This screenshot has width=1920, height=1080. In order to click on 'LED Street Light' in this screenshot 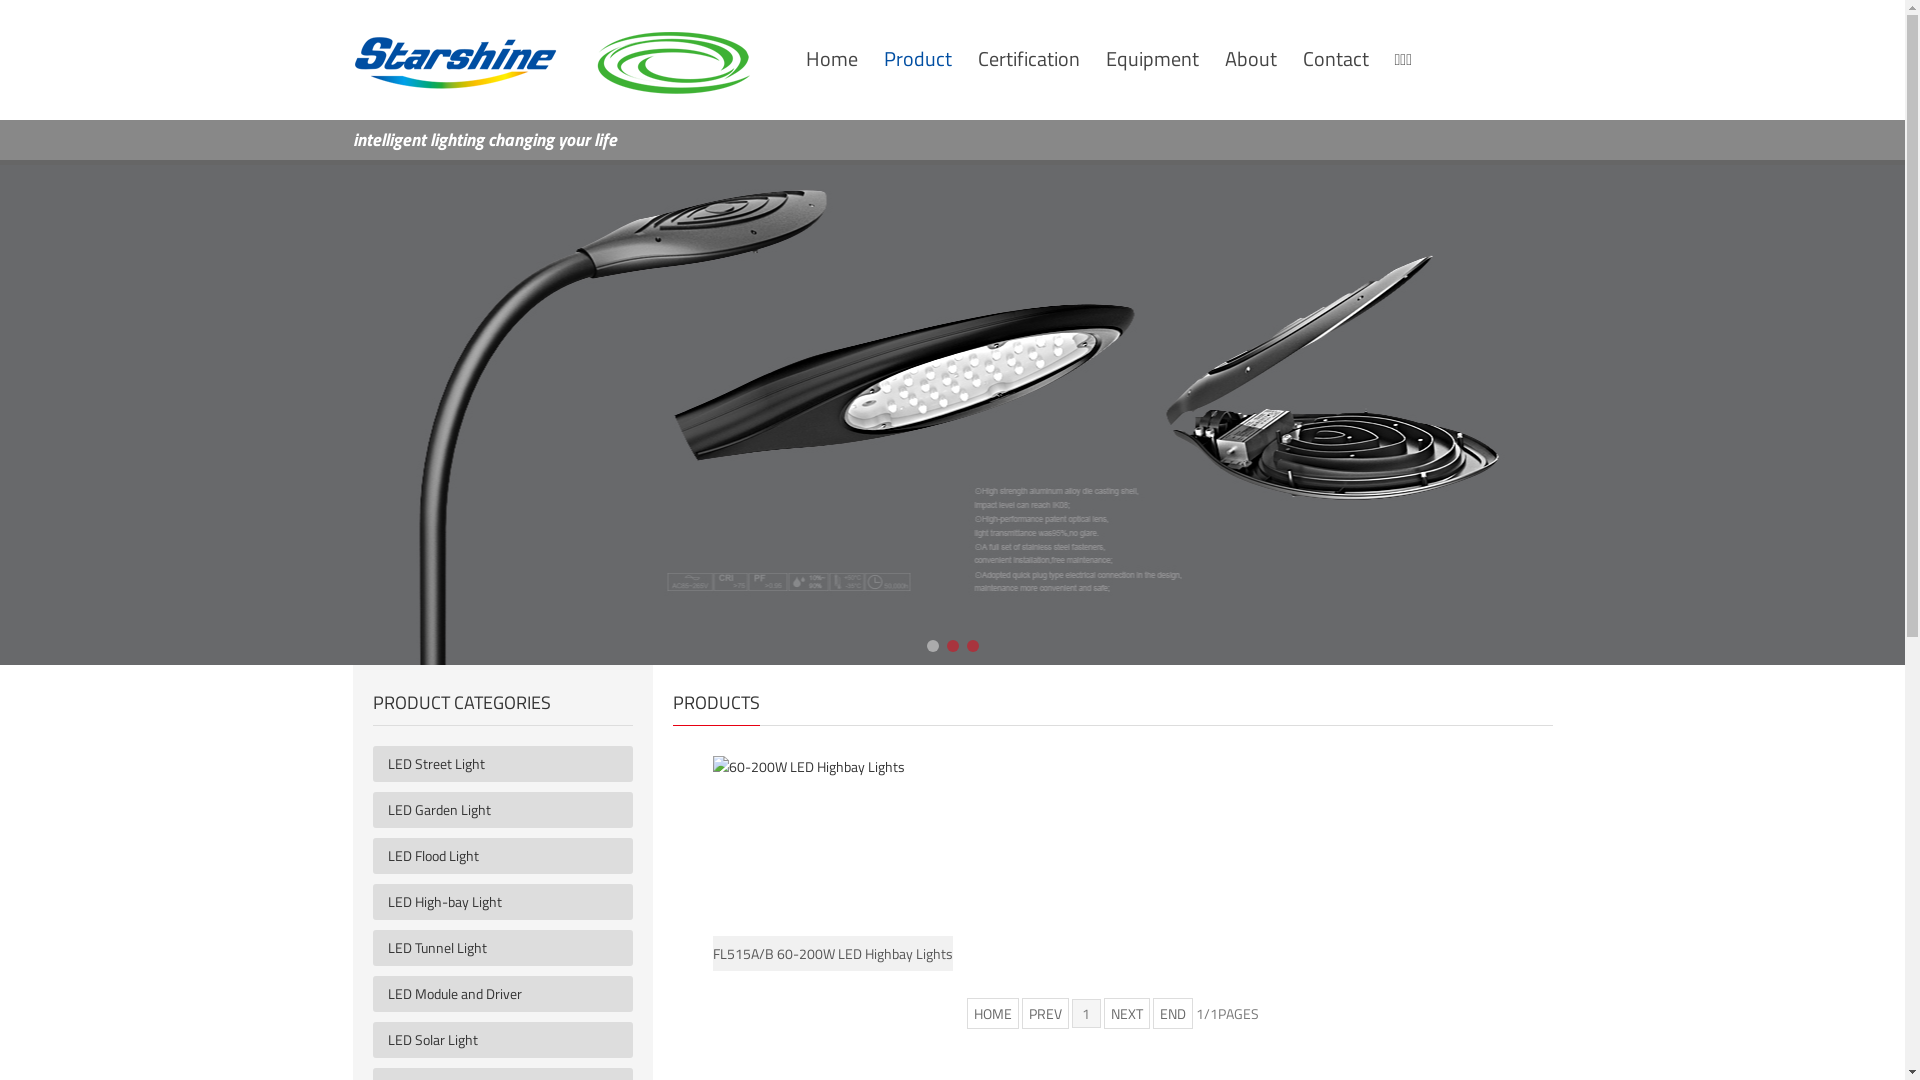, I will do `click(510, 763)`.